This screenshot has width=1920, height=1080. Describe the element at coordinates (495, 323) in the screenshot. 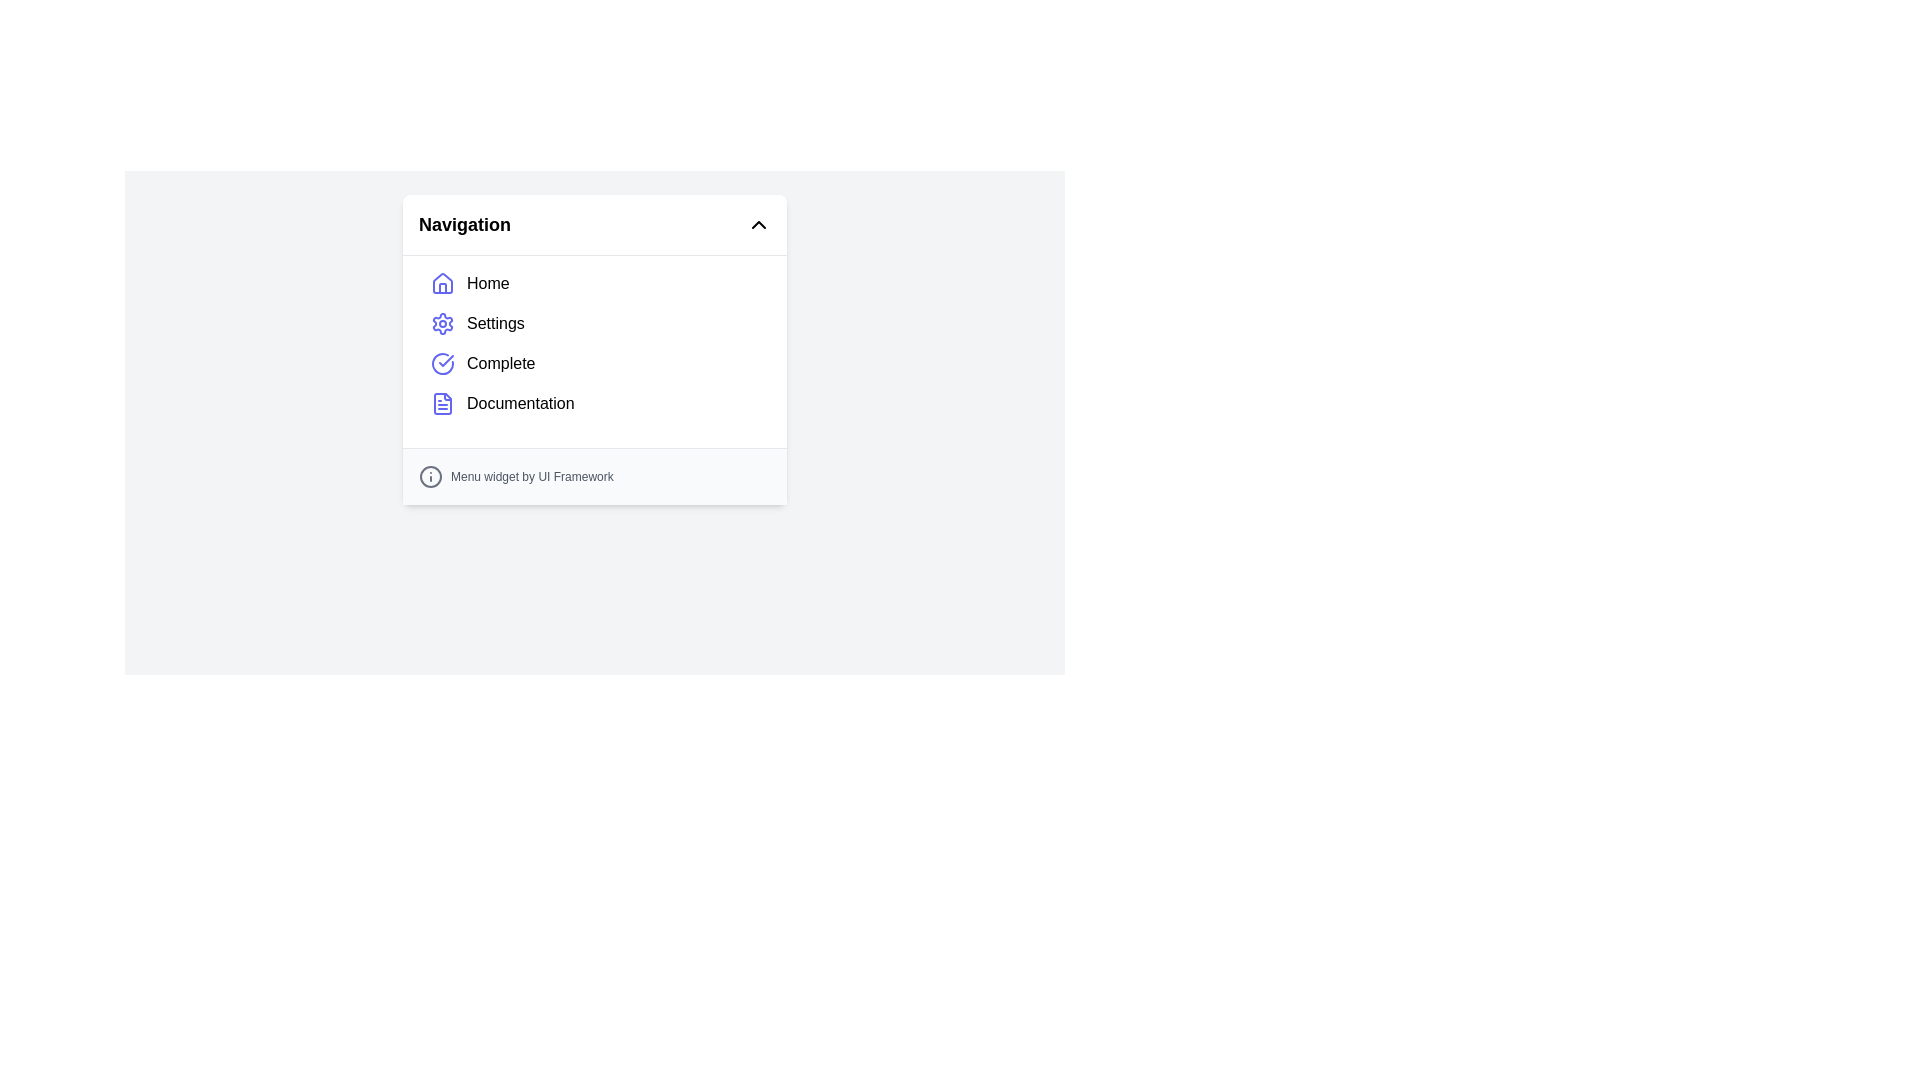

I see `the 'Settings' menu option represented by the TextLabel, which is the second item in the vertical menu list` at that location.